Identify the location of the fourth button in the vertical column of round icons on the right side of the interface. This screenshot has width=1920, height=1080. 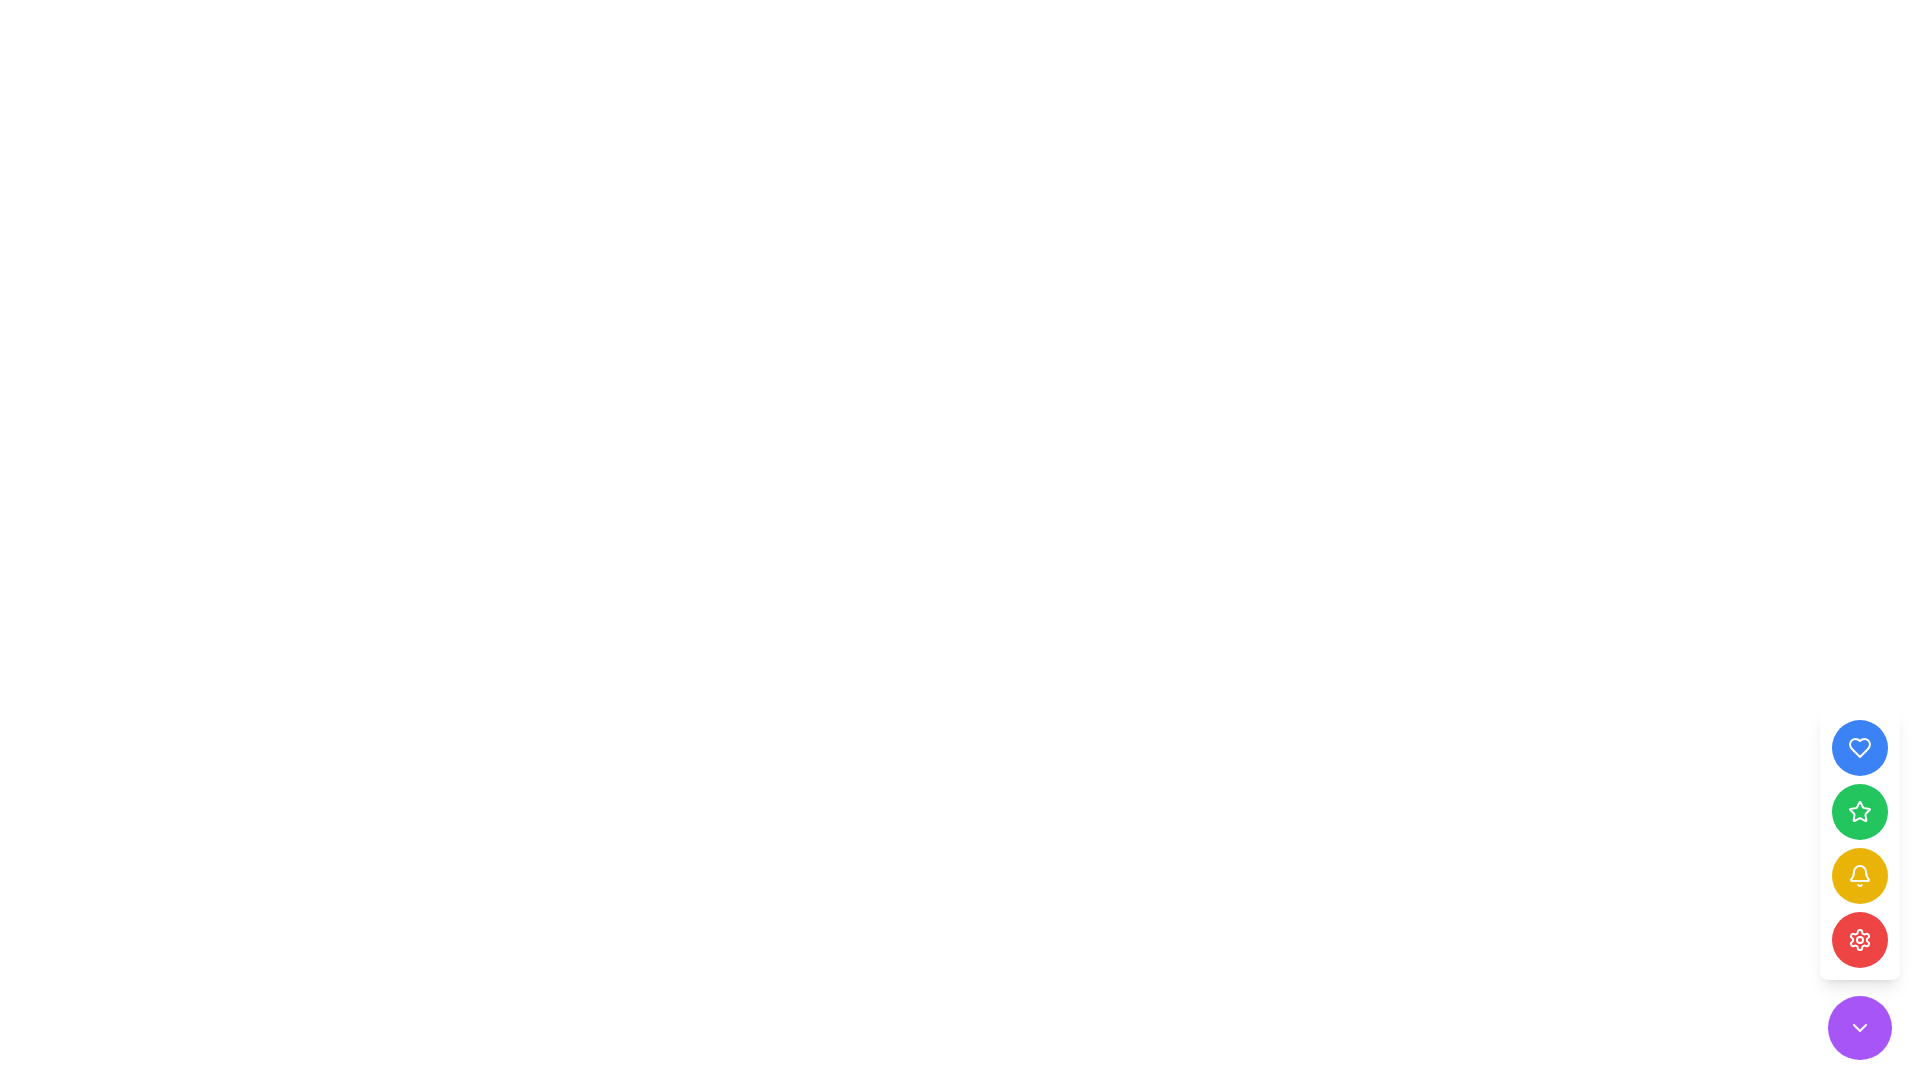
(1859, 940).